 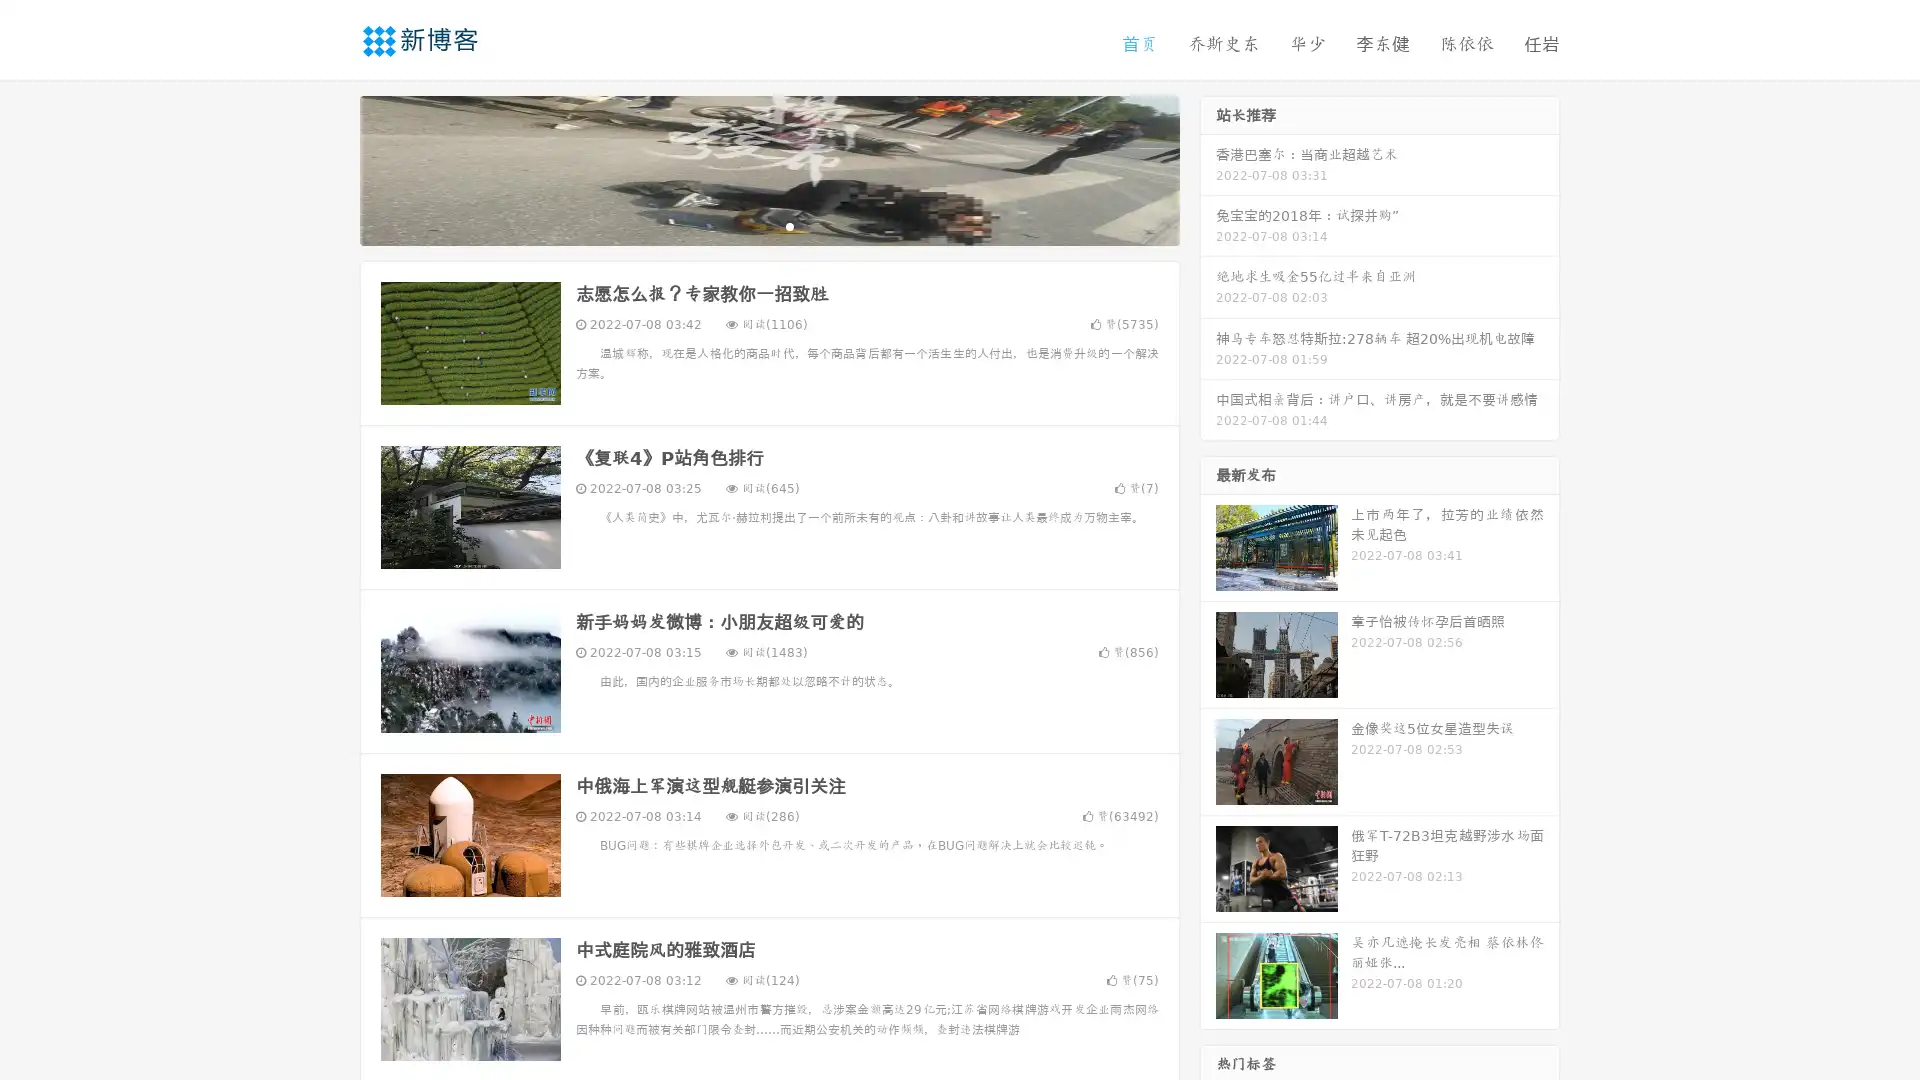 I want to click on Go to slide 1, so click(x=748, y=225).